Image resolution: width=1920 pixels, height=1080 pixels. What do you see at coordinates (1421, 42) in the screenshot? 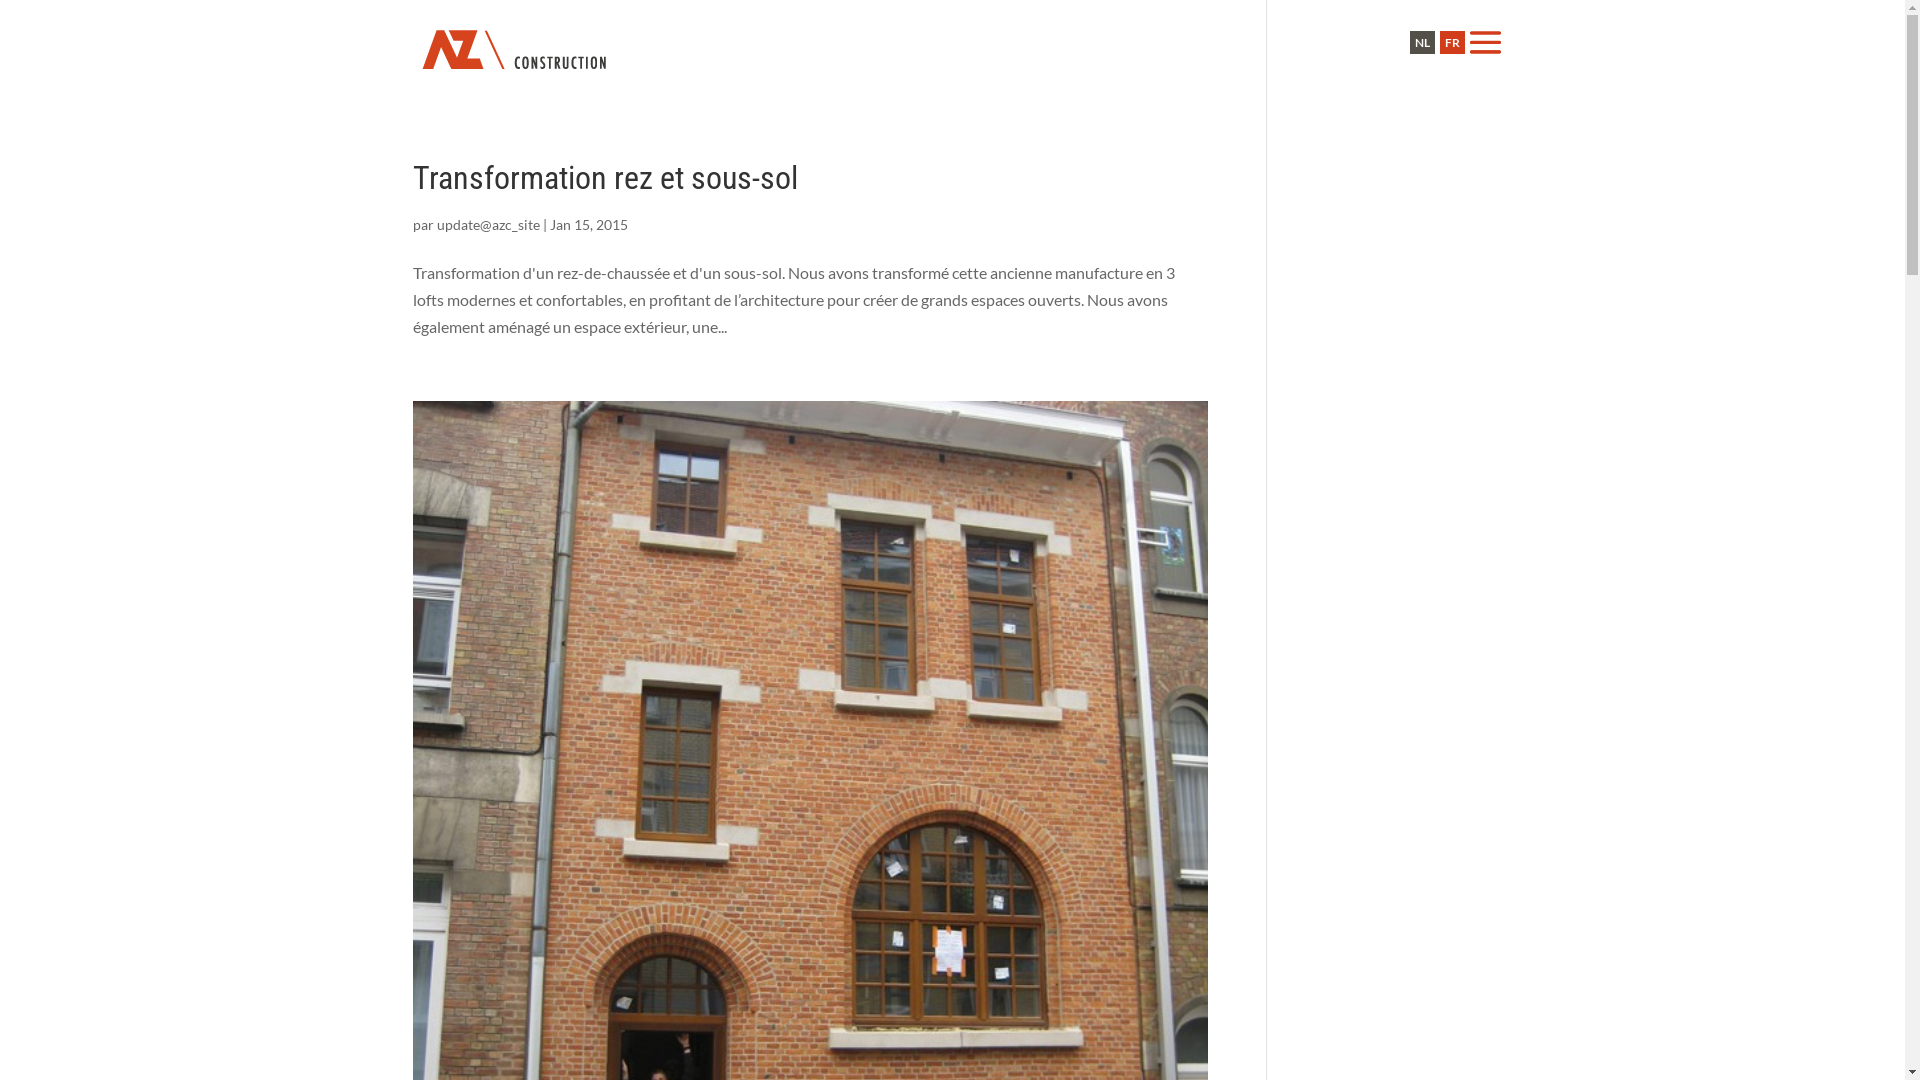
I see `'NL'` at bounding box center [1421, 42].